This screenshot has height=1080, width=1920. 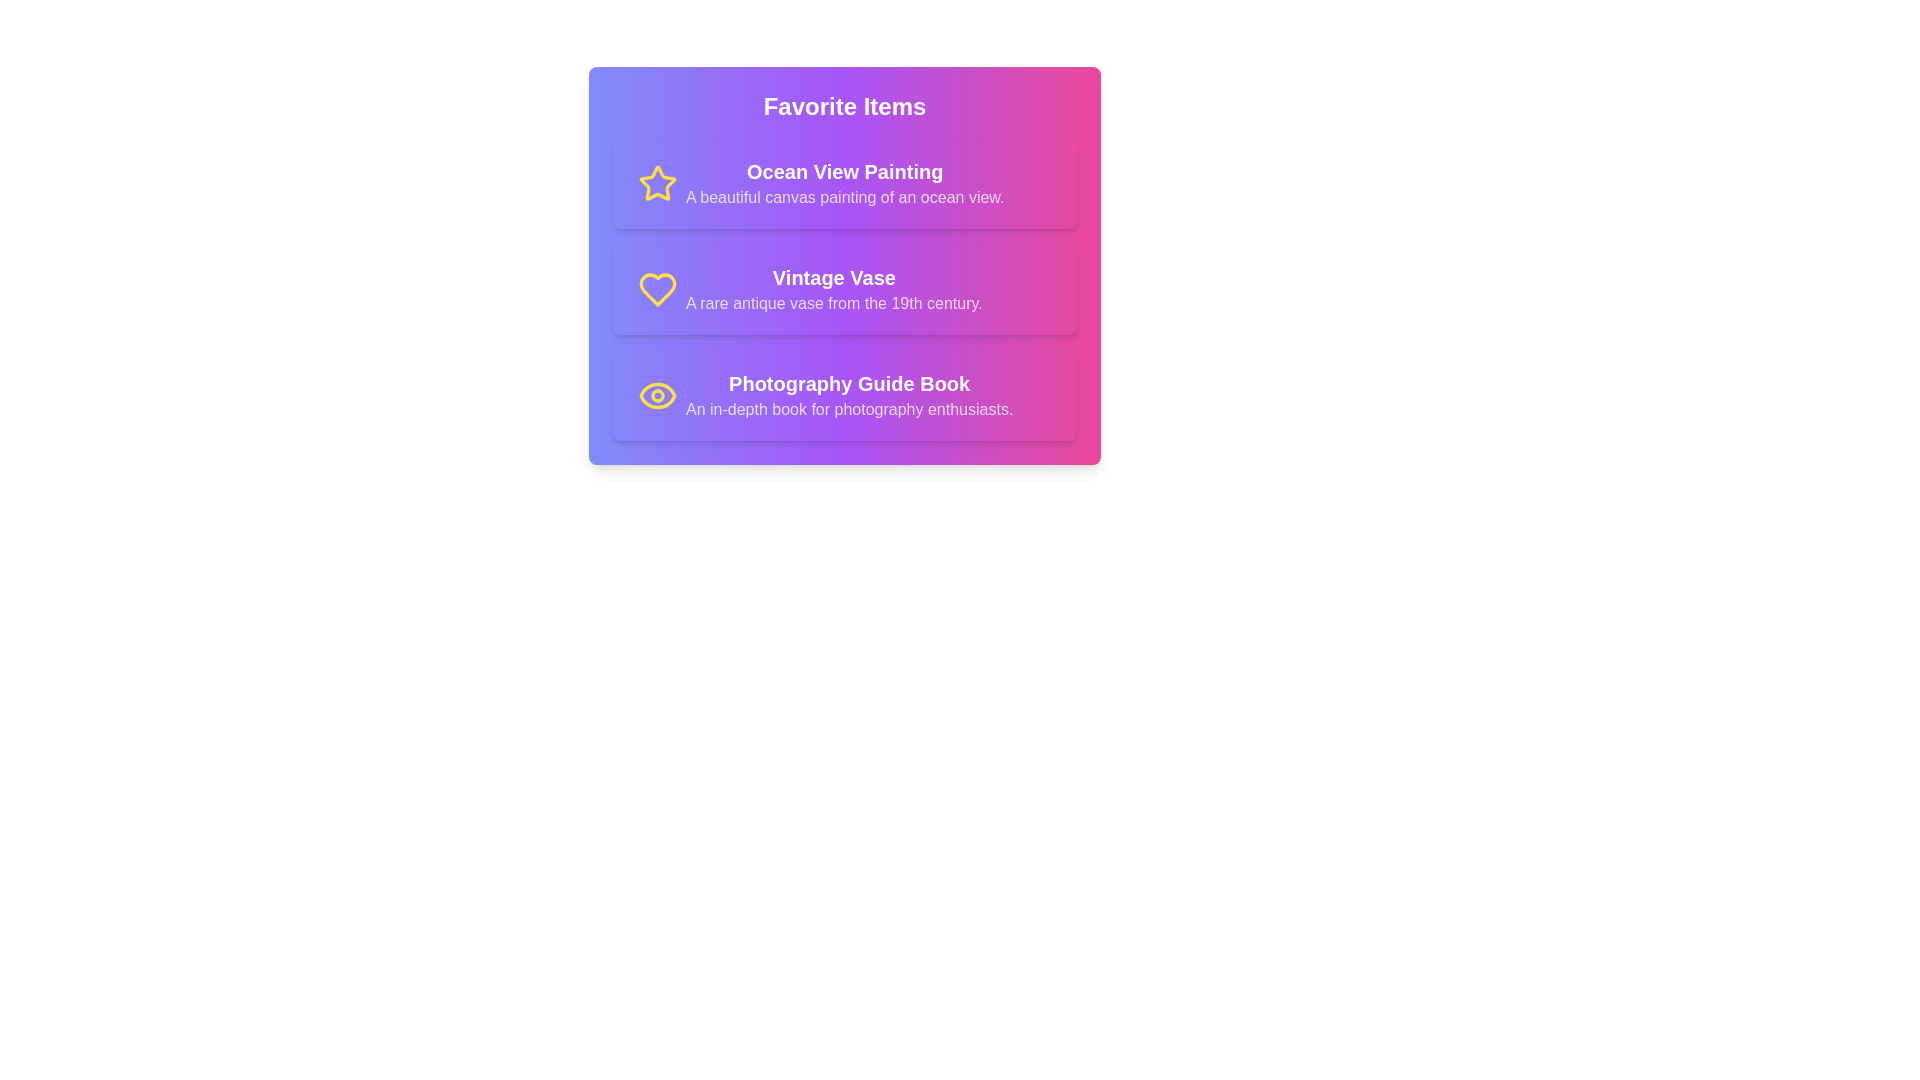 What do you see at coordinates (844, 184) in the screenshot?
I see `the item Ocean View Painting from the list` at bounding box center [844, 184].